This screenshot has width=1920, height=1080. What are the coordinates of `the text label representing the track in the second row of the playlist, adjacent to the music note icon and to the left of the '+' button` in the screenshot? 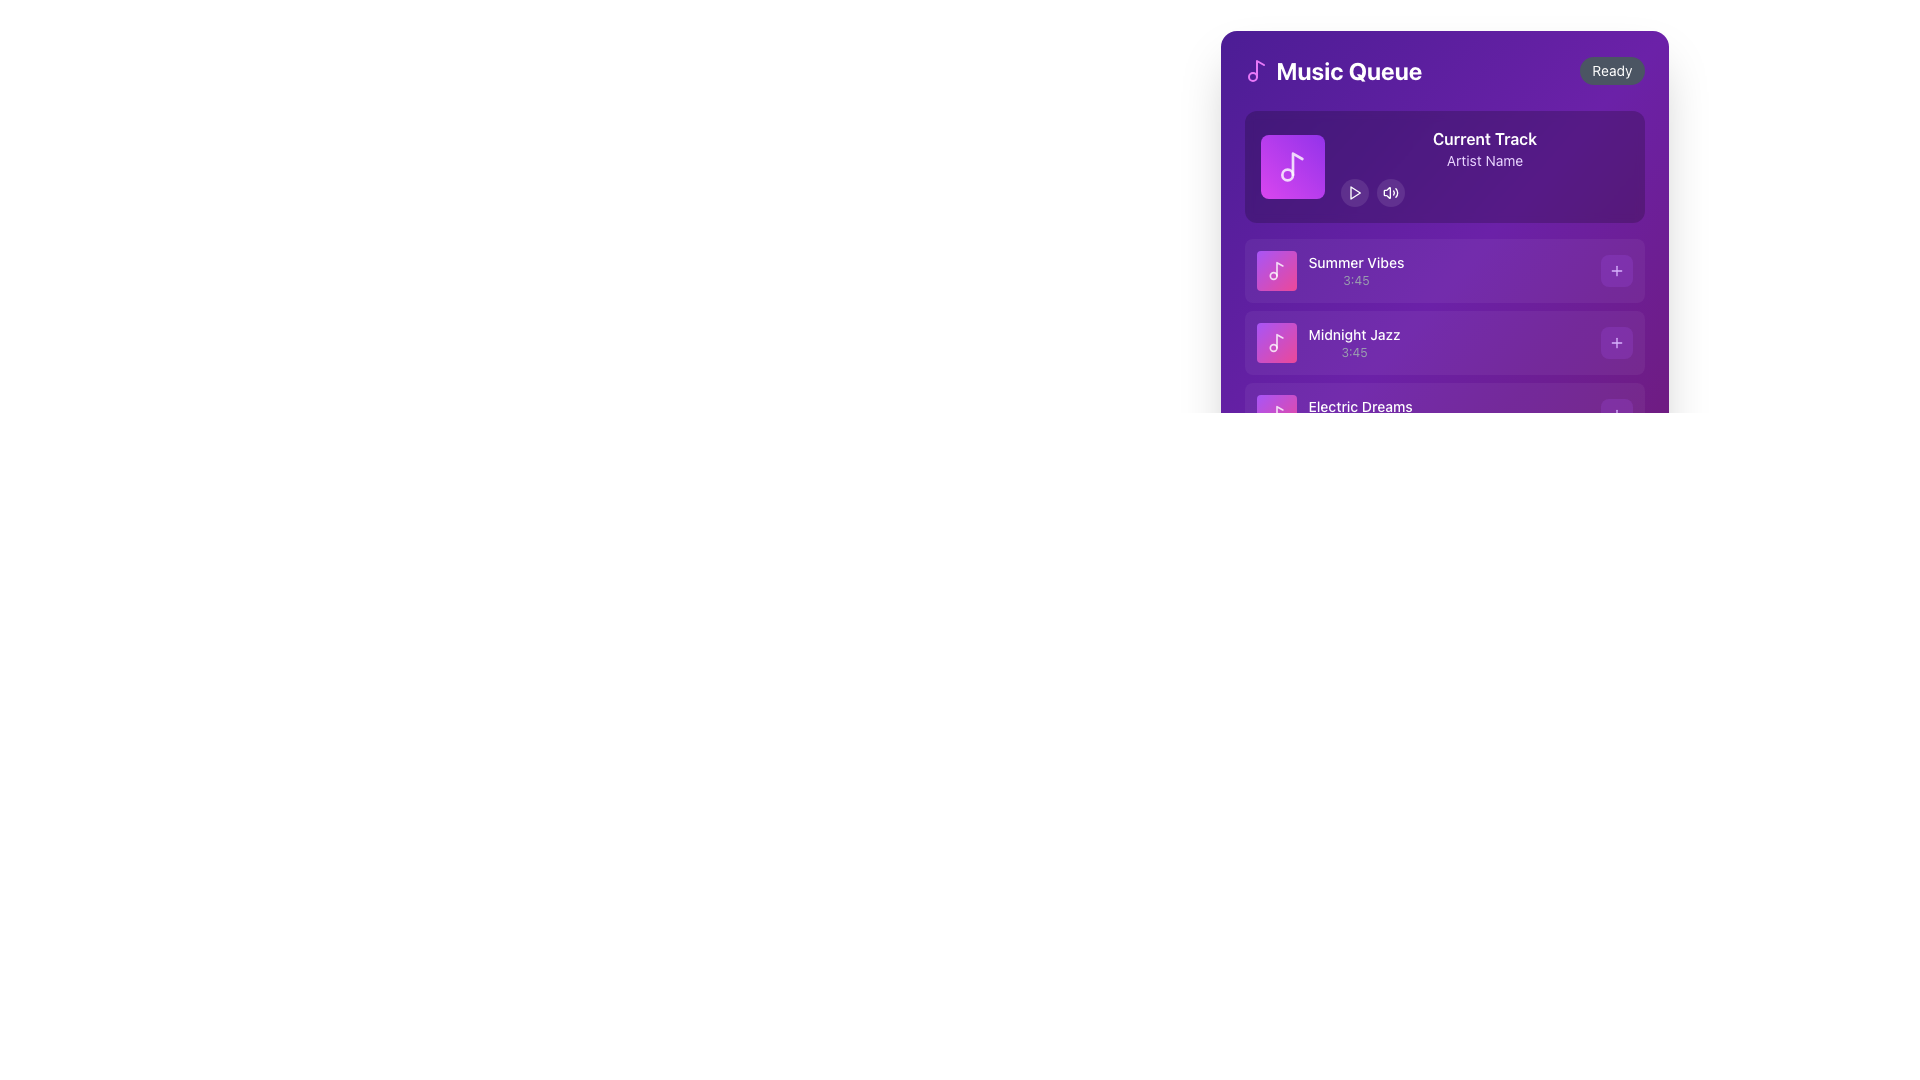 It's located at (1356, 270).